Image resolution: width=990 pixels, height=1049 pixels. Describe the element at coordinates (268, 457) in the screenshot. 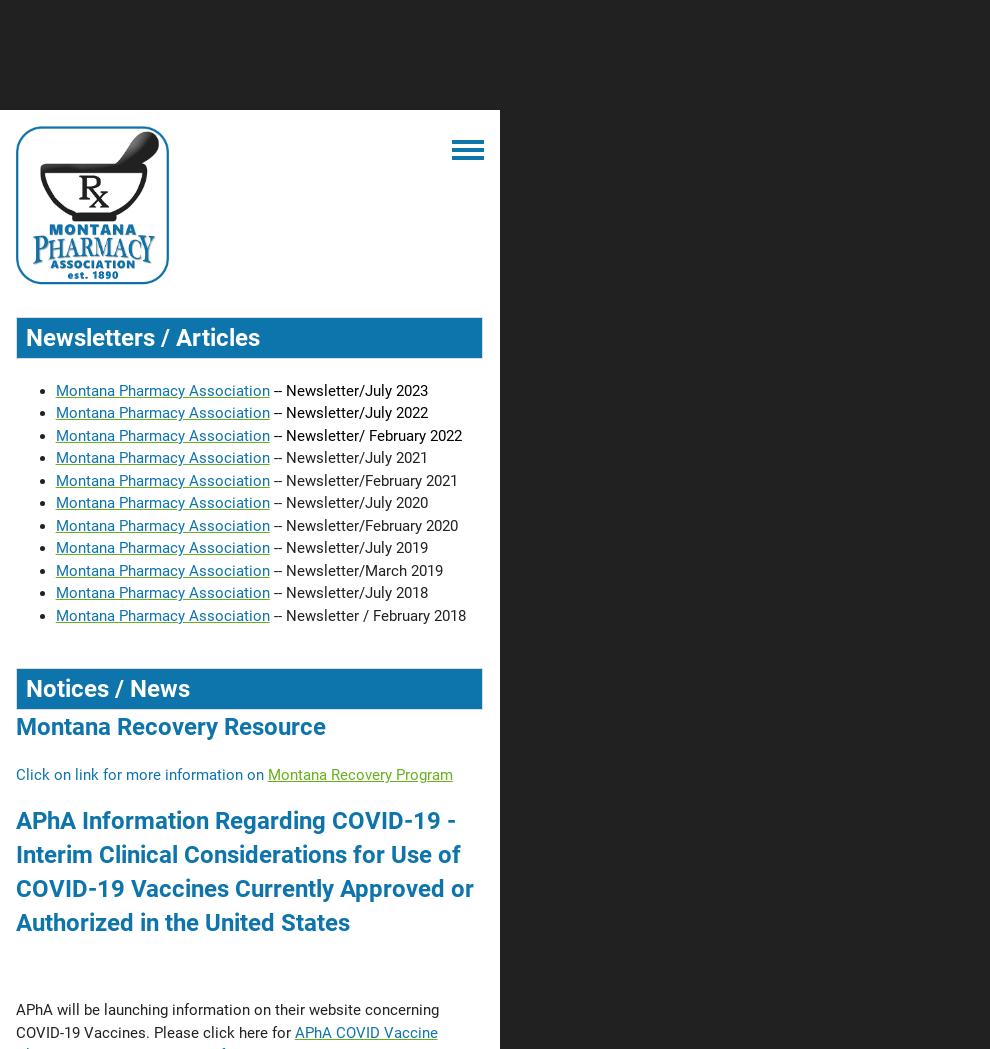

I see `'-- Newsletter/July 2021'` at that location.